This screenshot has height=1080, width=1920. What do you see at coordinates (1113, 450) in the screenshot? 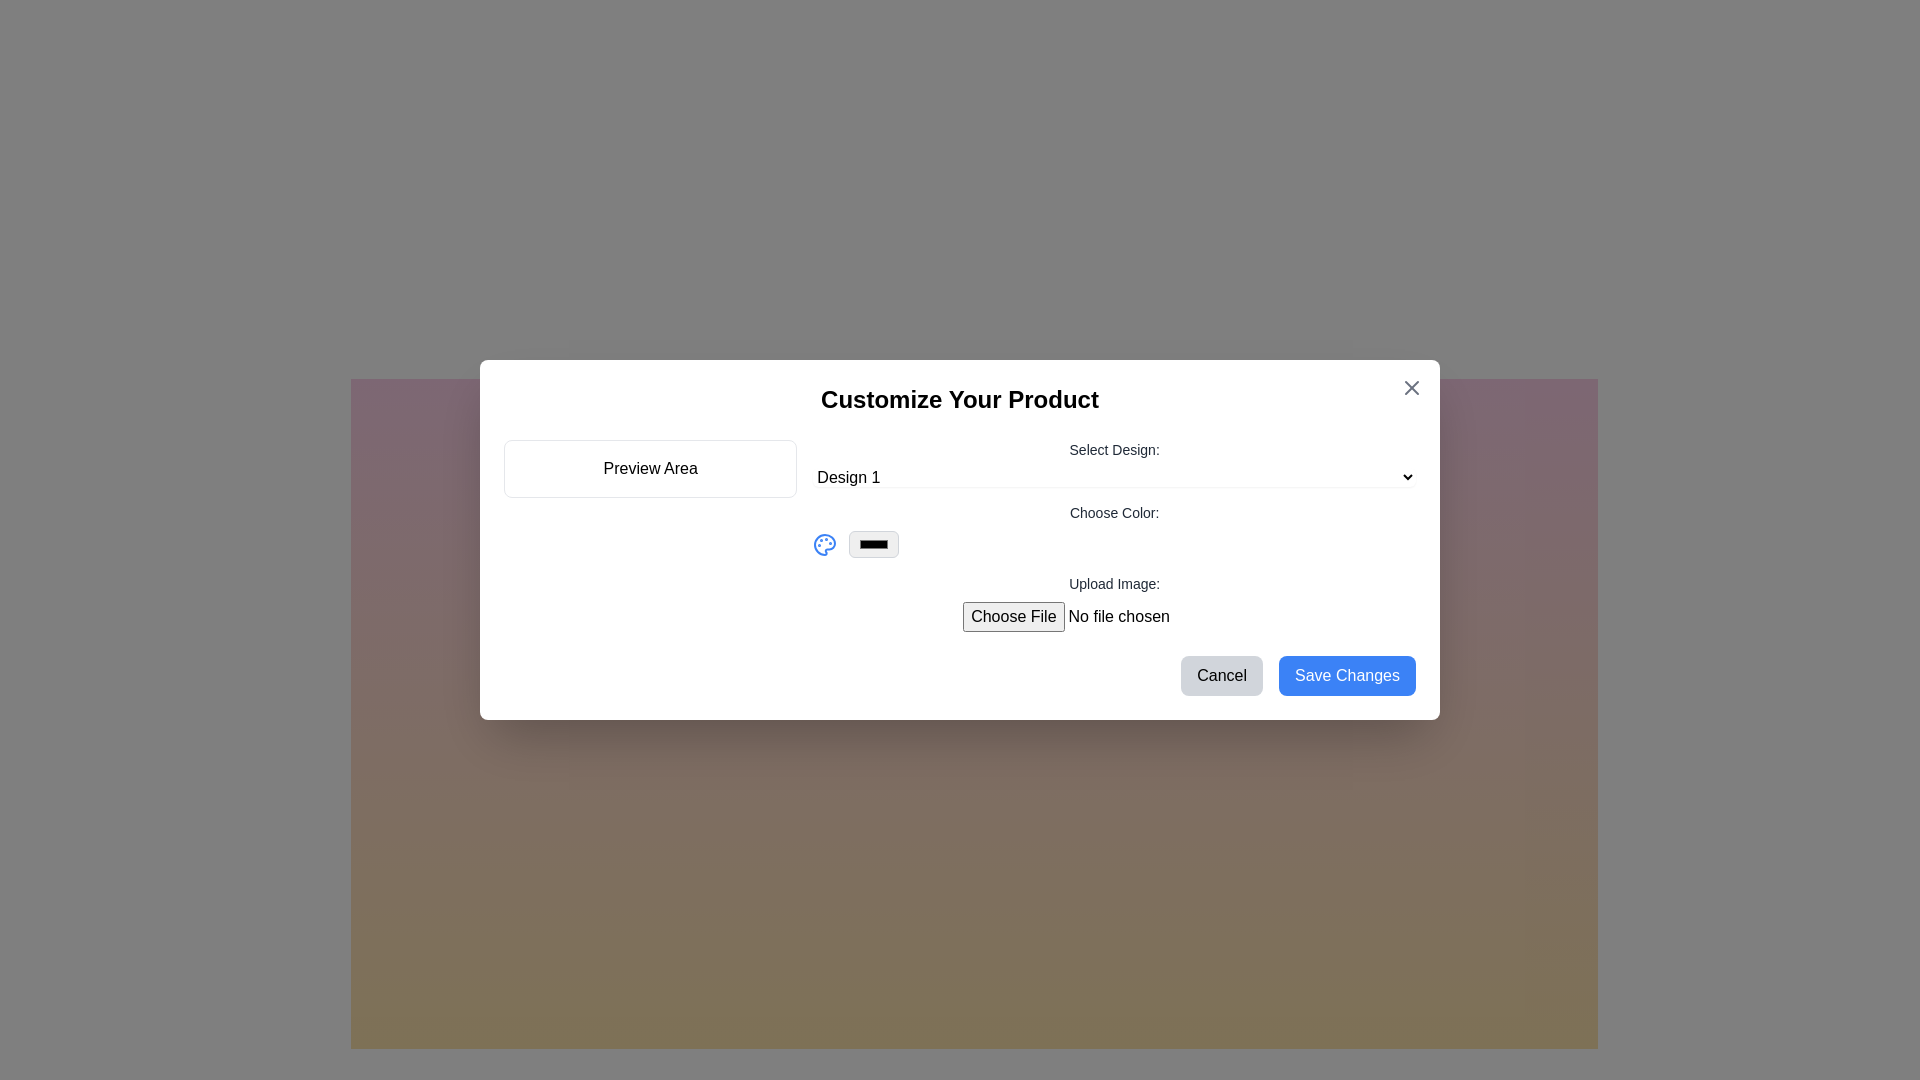
I see `the label indicating the purpose of the dropdown menu located above it in the modal` at bounding box center [1113, 450].